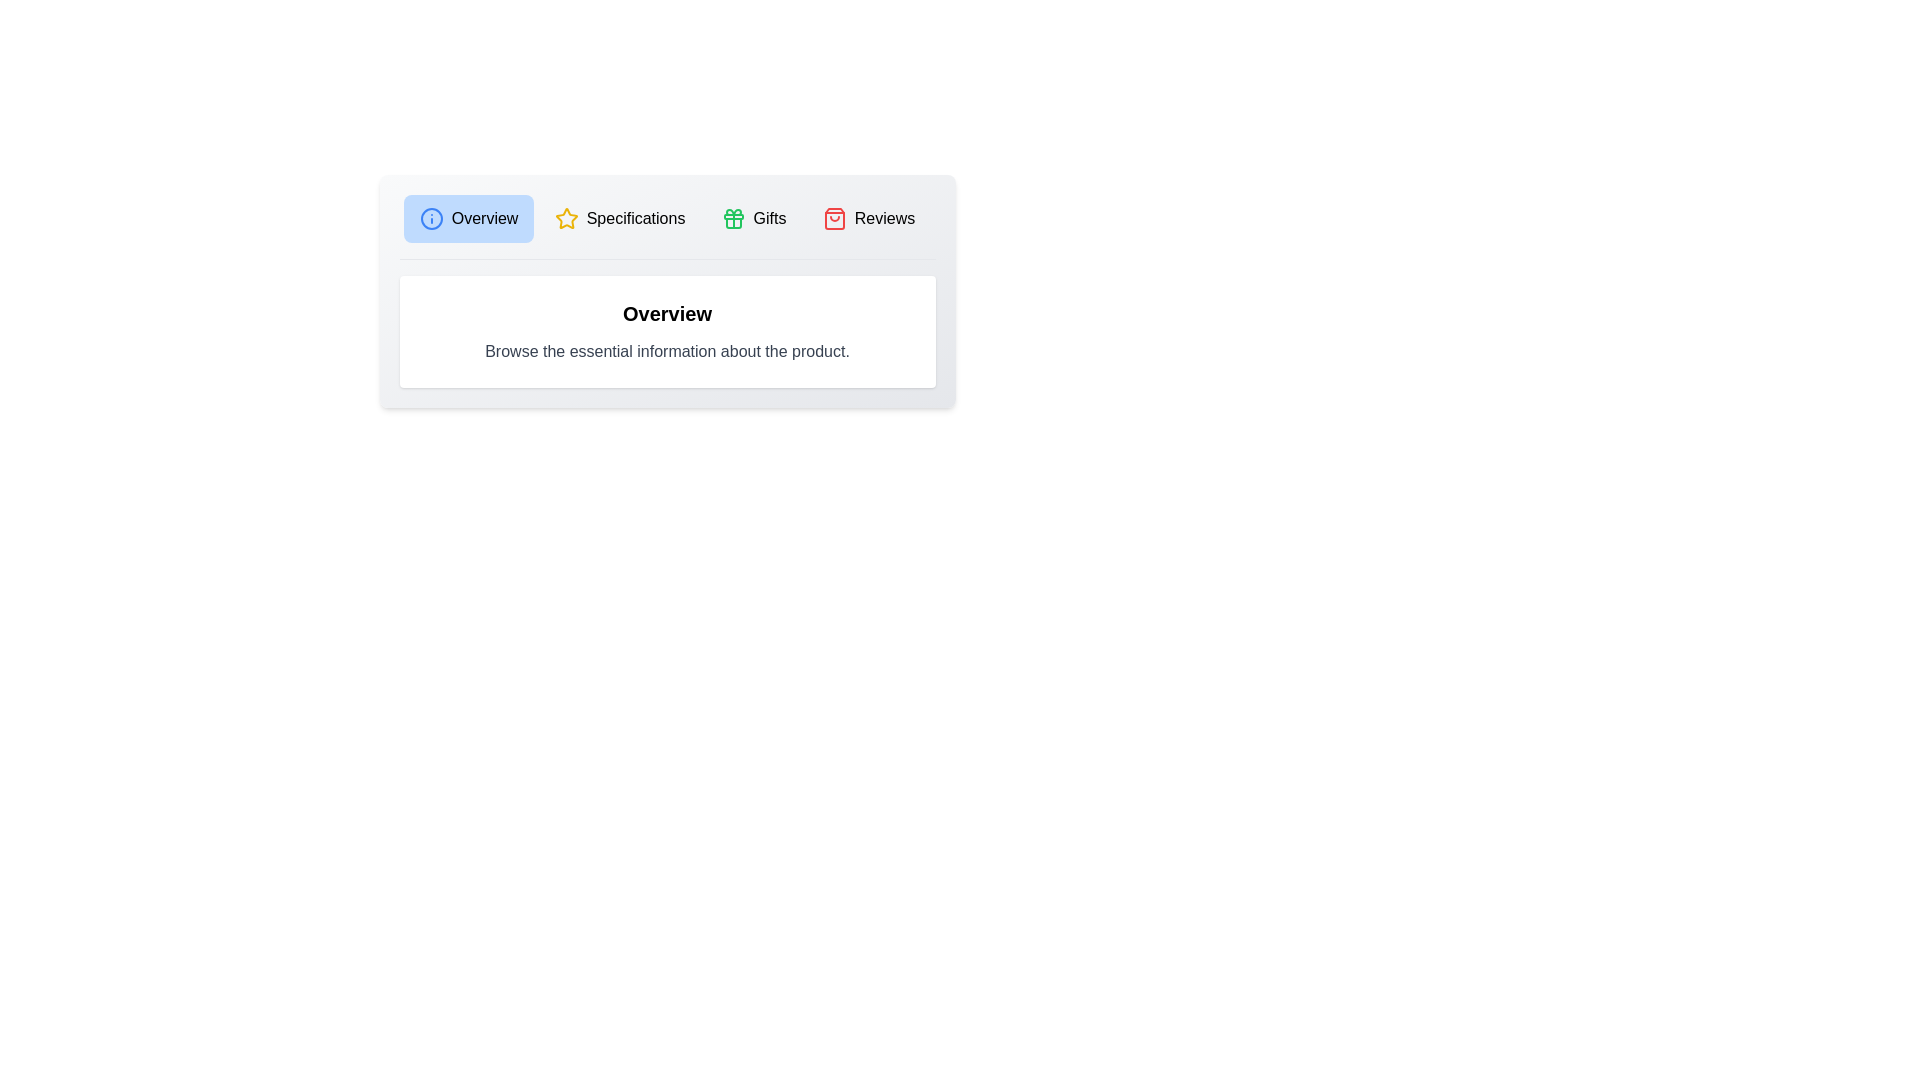  Describe the element at coordinates (468, 219) in the screenshot. I see `the Overview tab to display its content` at that location.